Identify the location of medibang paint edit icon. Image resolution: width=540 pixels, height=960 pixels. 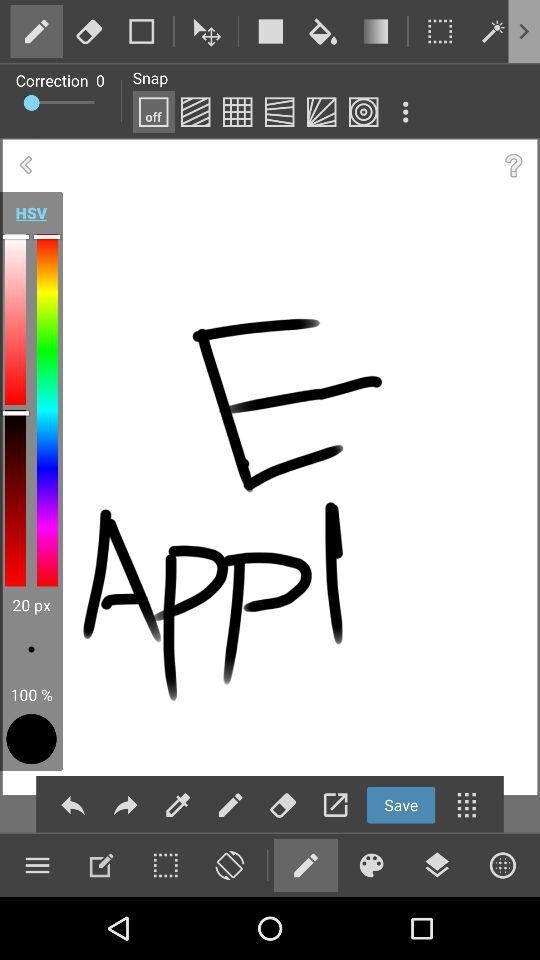
(100, 864).